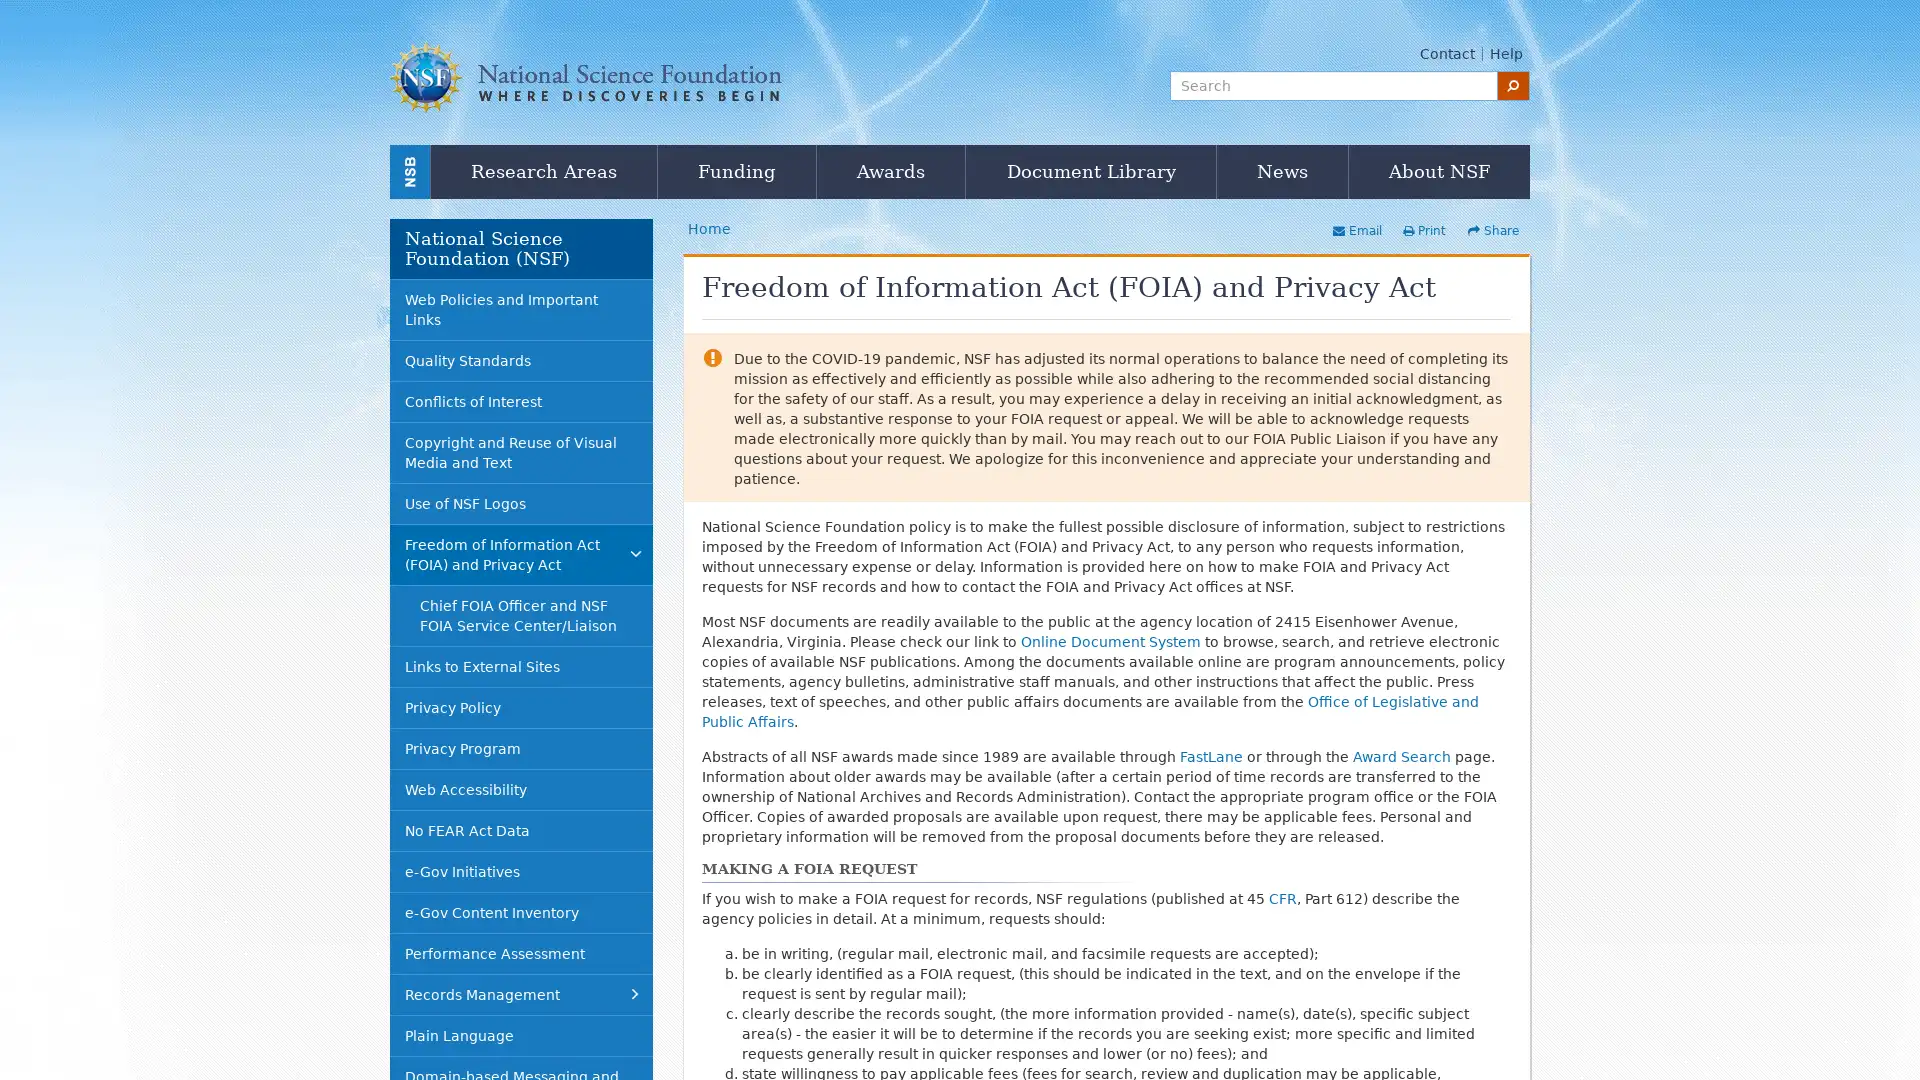 The height and width of the screenshot is (1080, 1920). Describe the element at coordinates (521, 994) in the screenshot. I see `Records Management` at that location.